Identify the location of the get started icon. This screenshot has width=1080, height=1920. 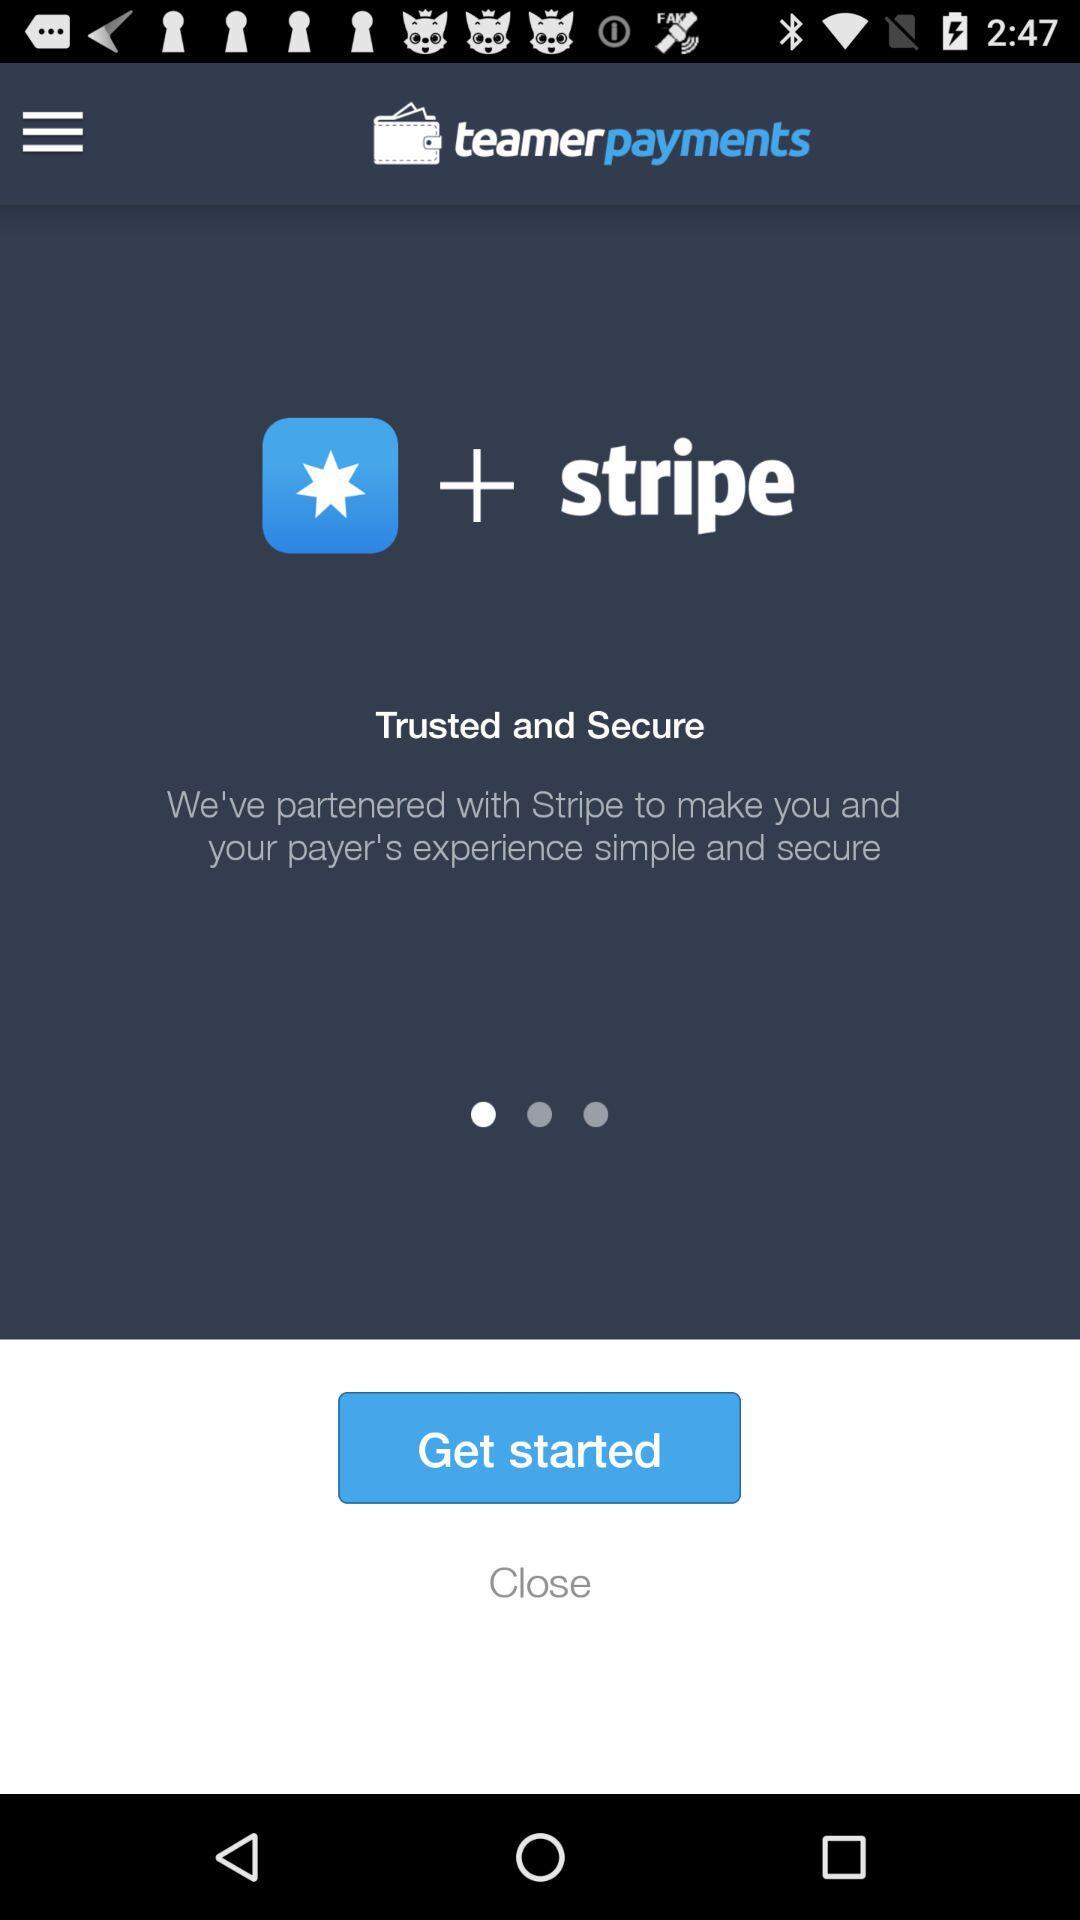
(538, 1447).